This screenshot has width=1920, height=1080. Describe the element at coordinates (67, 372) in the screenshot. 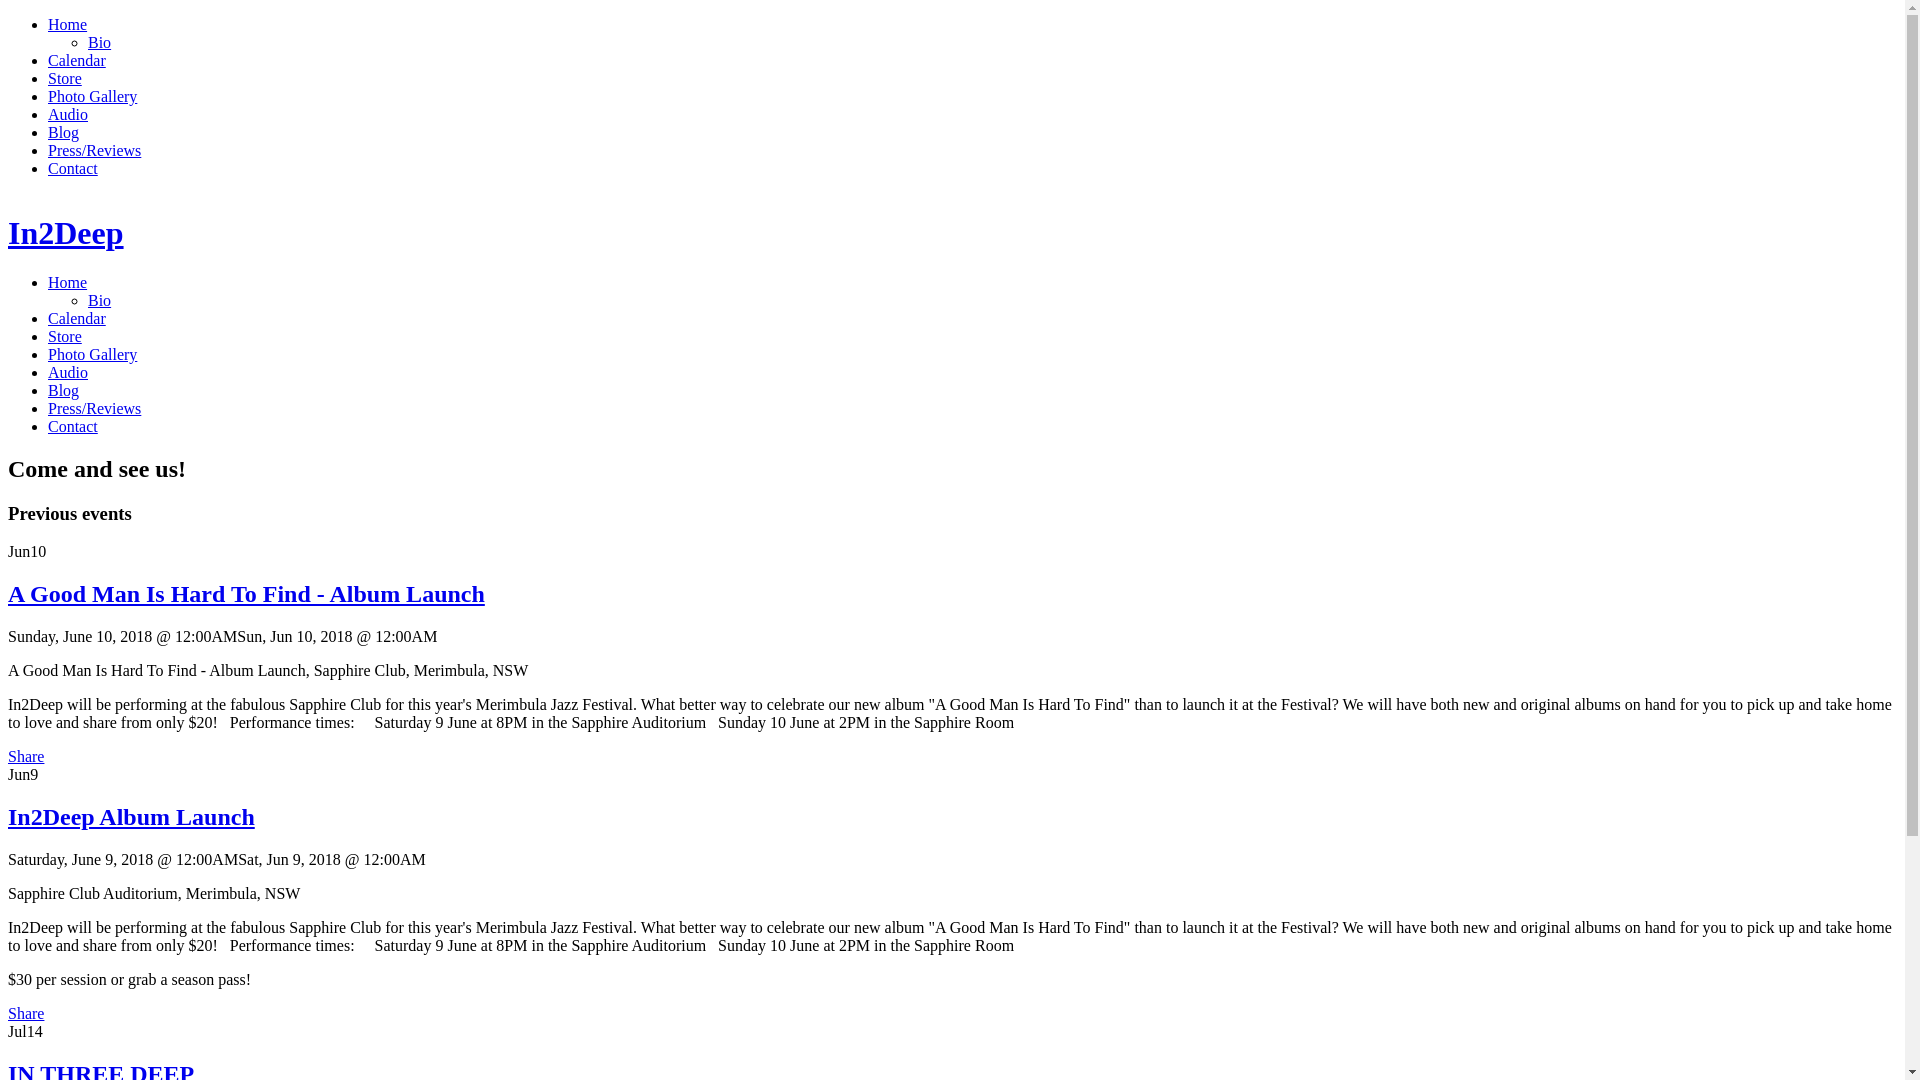

I see `'Audio'` at that location.